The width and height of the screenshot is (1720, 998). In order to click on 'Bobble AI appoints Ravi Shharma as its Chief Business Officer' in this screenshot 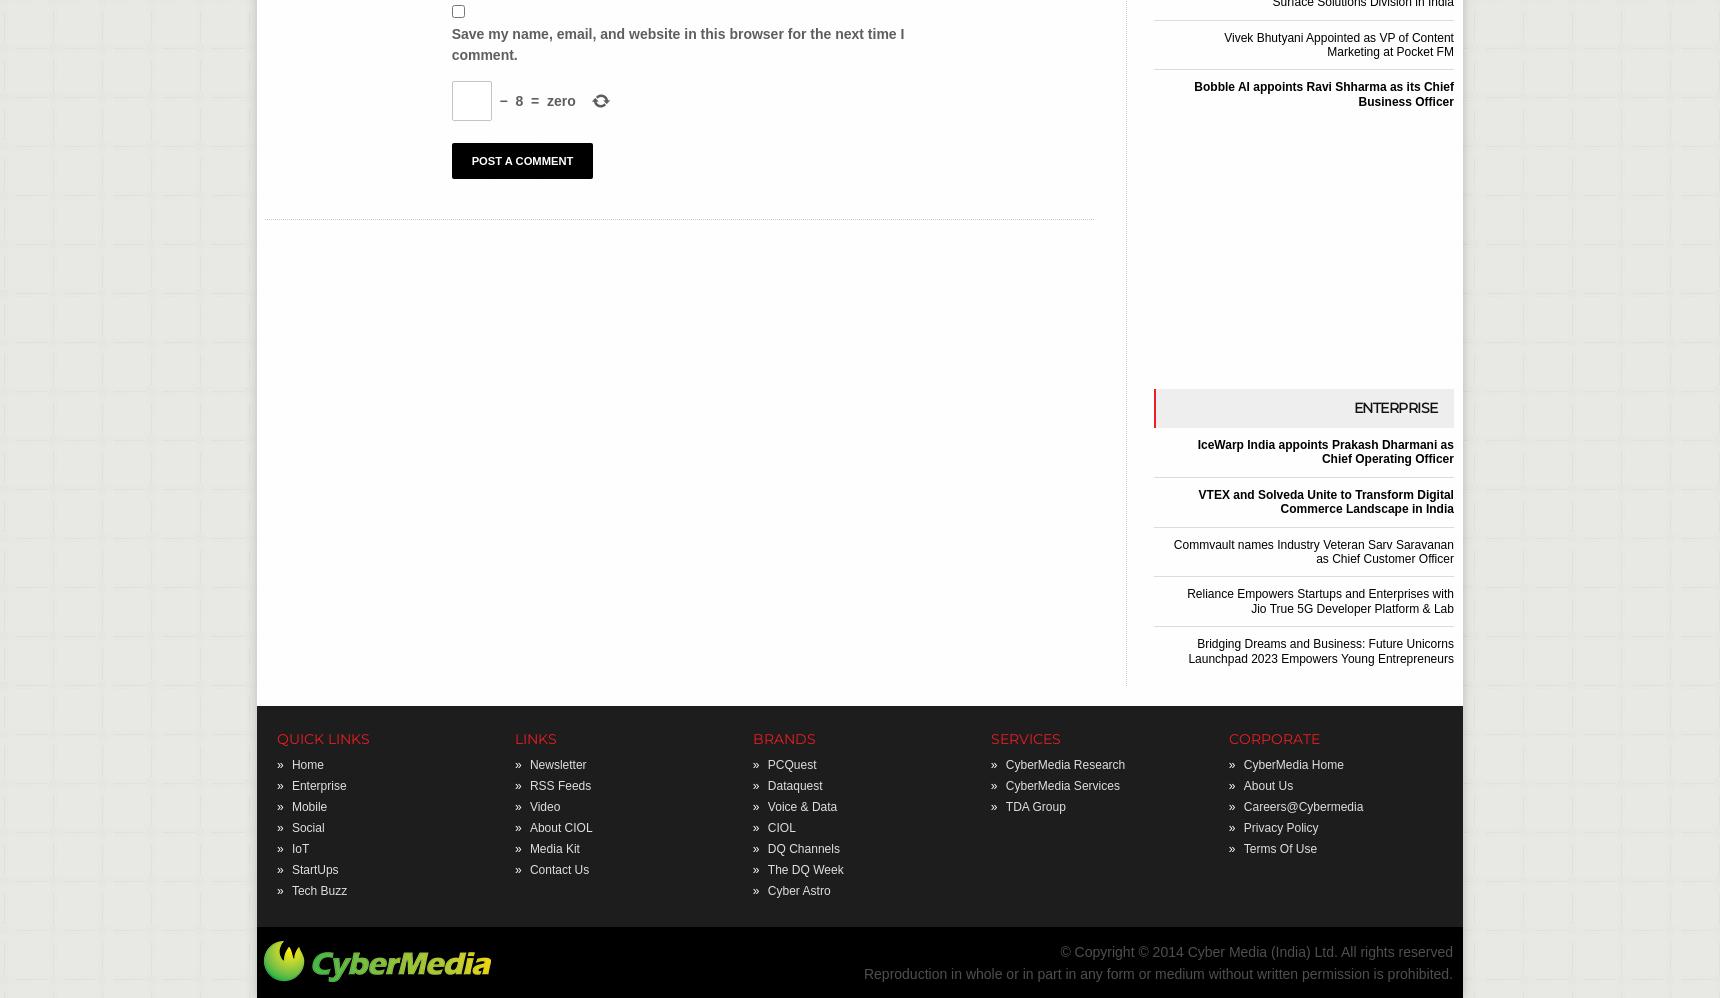, I will do `click(1322, 93)`.